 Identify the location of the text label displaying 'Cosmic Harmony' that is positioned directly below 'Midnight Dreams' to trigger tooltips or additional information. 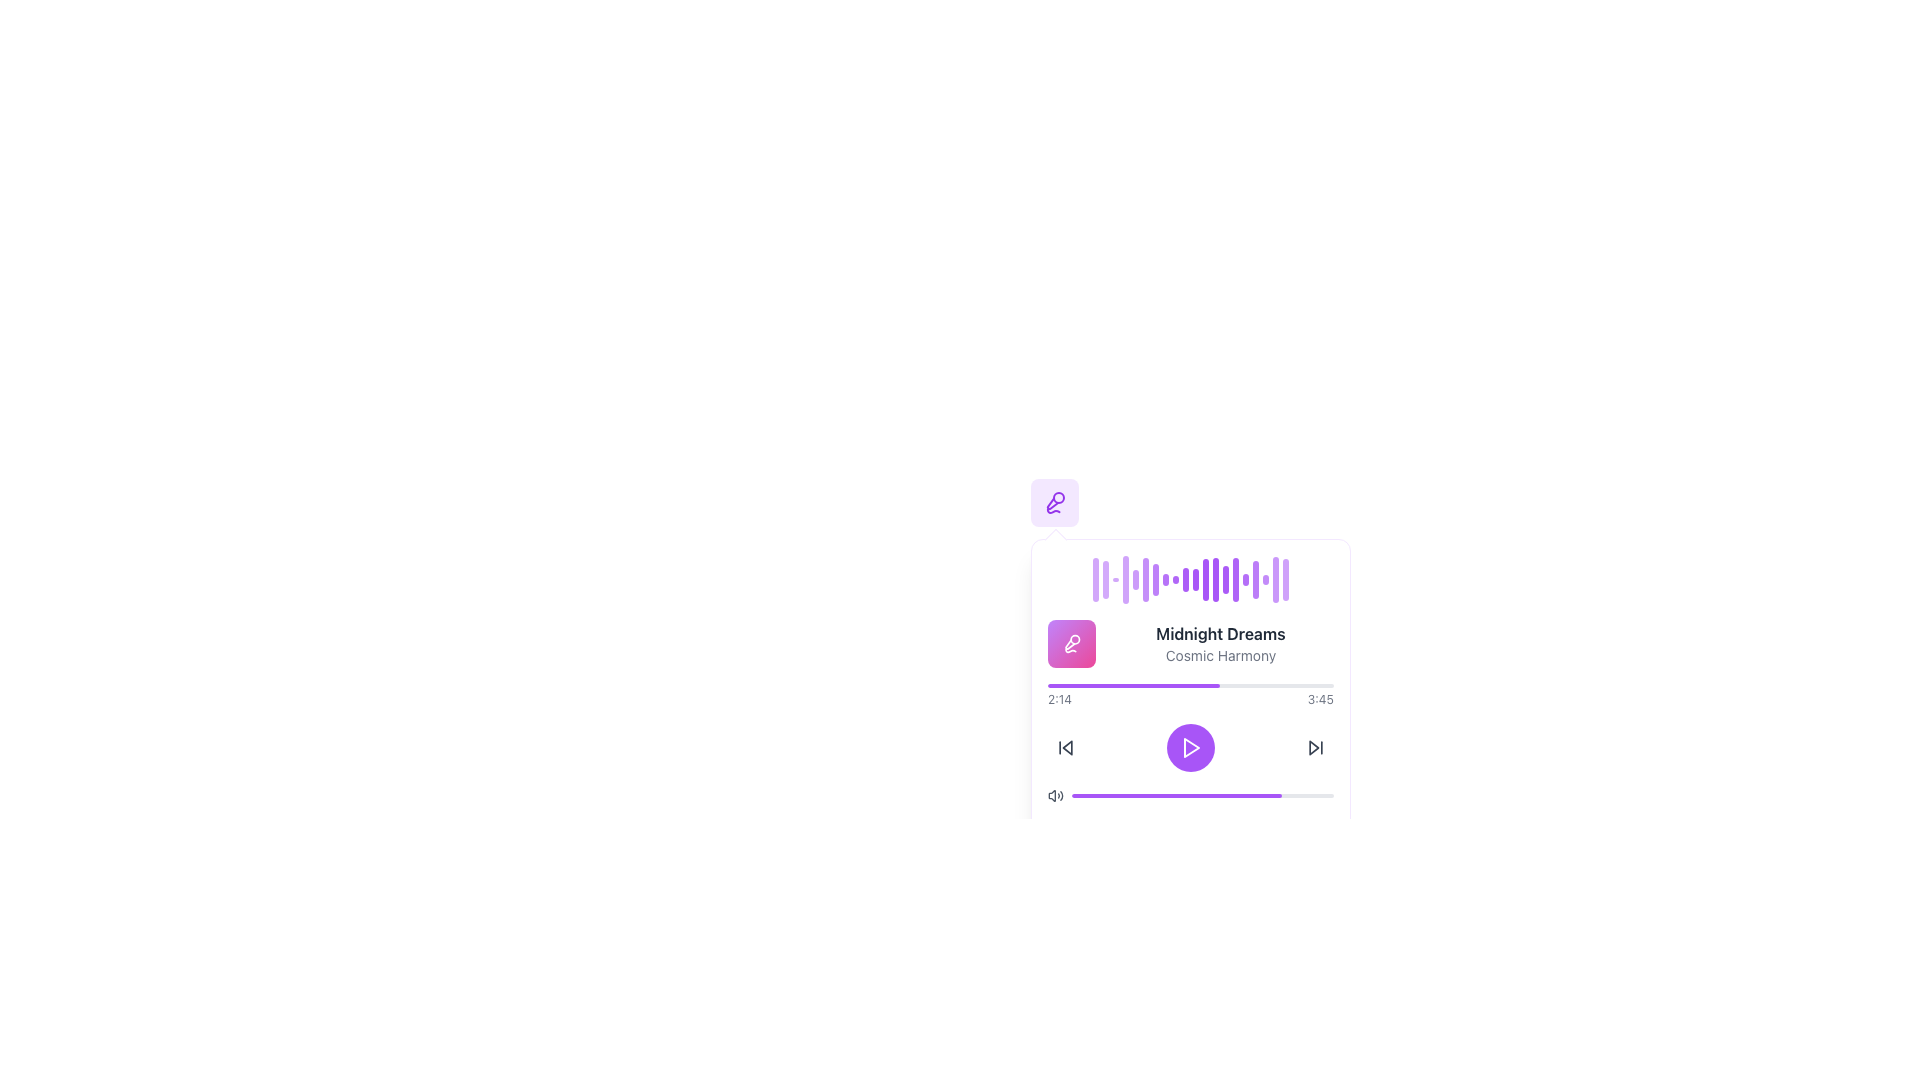
(1219, 655).